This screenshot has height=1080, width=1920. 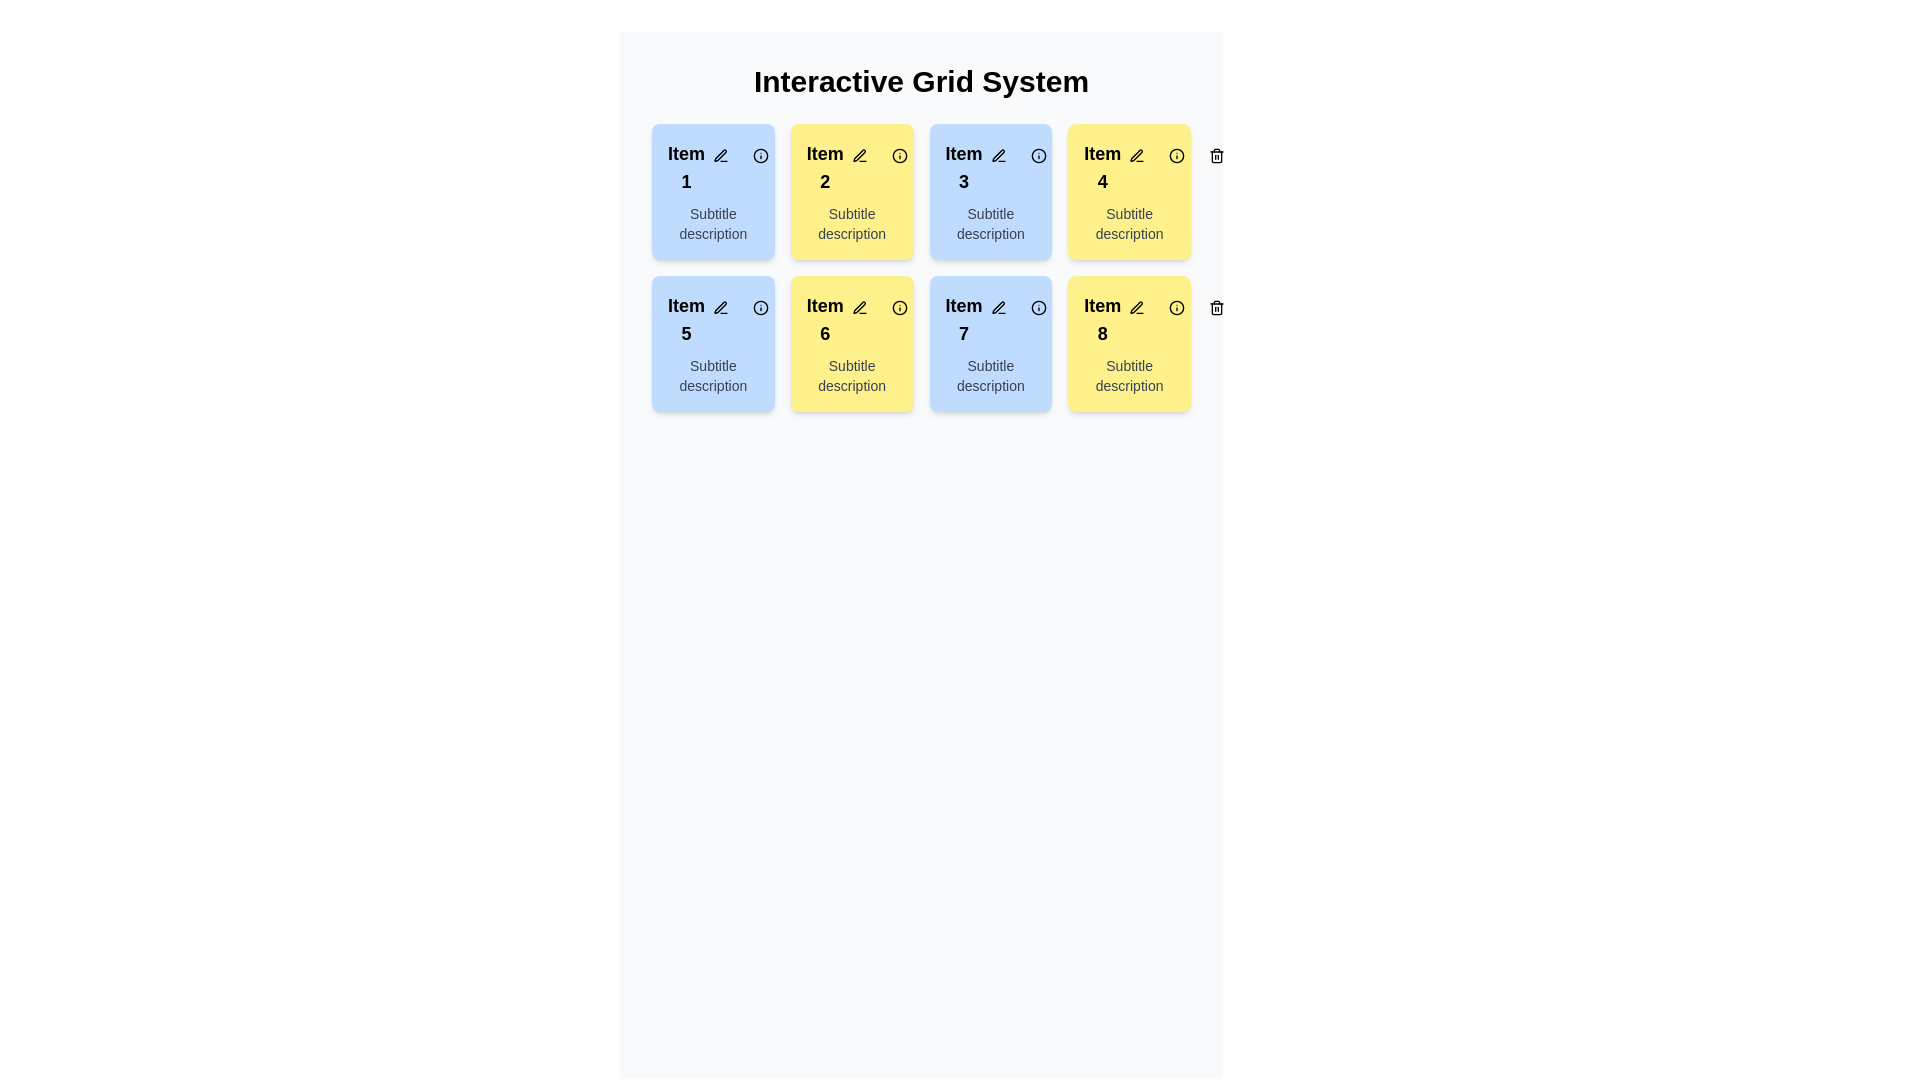 What do you see at coordinates (760, 308) in the screenshot?
I see `the circular button icon associated with the 'Item 5' section to interact with it` at bounding box center [760, 308].